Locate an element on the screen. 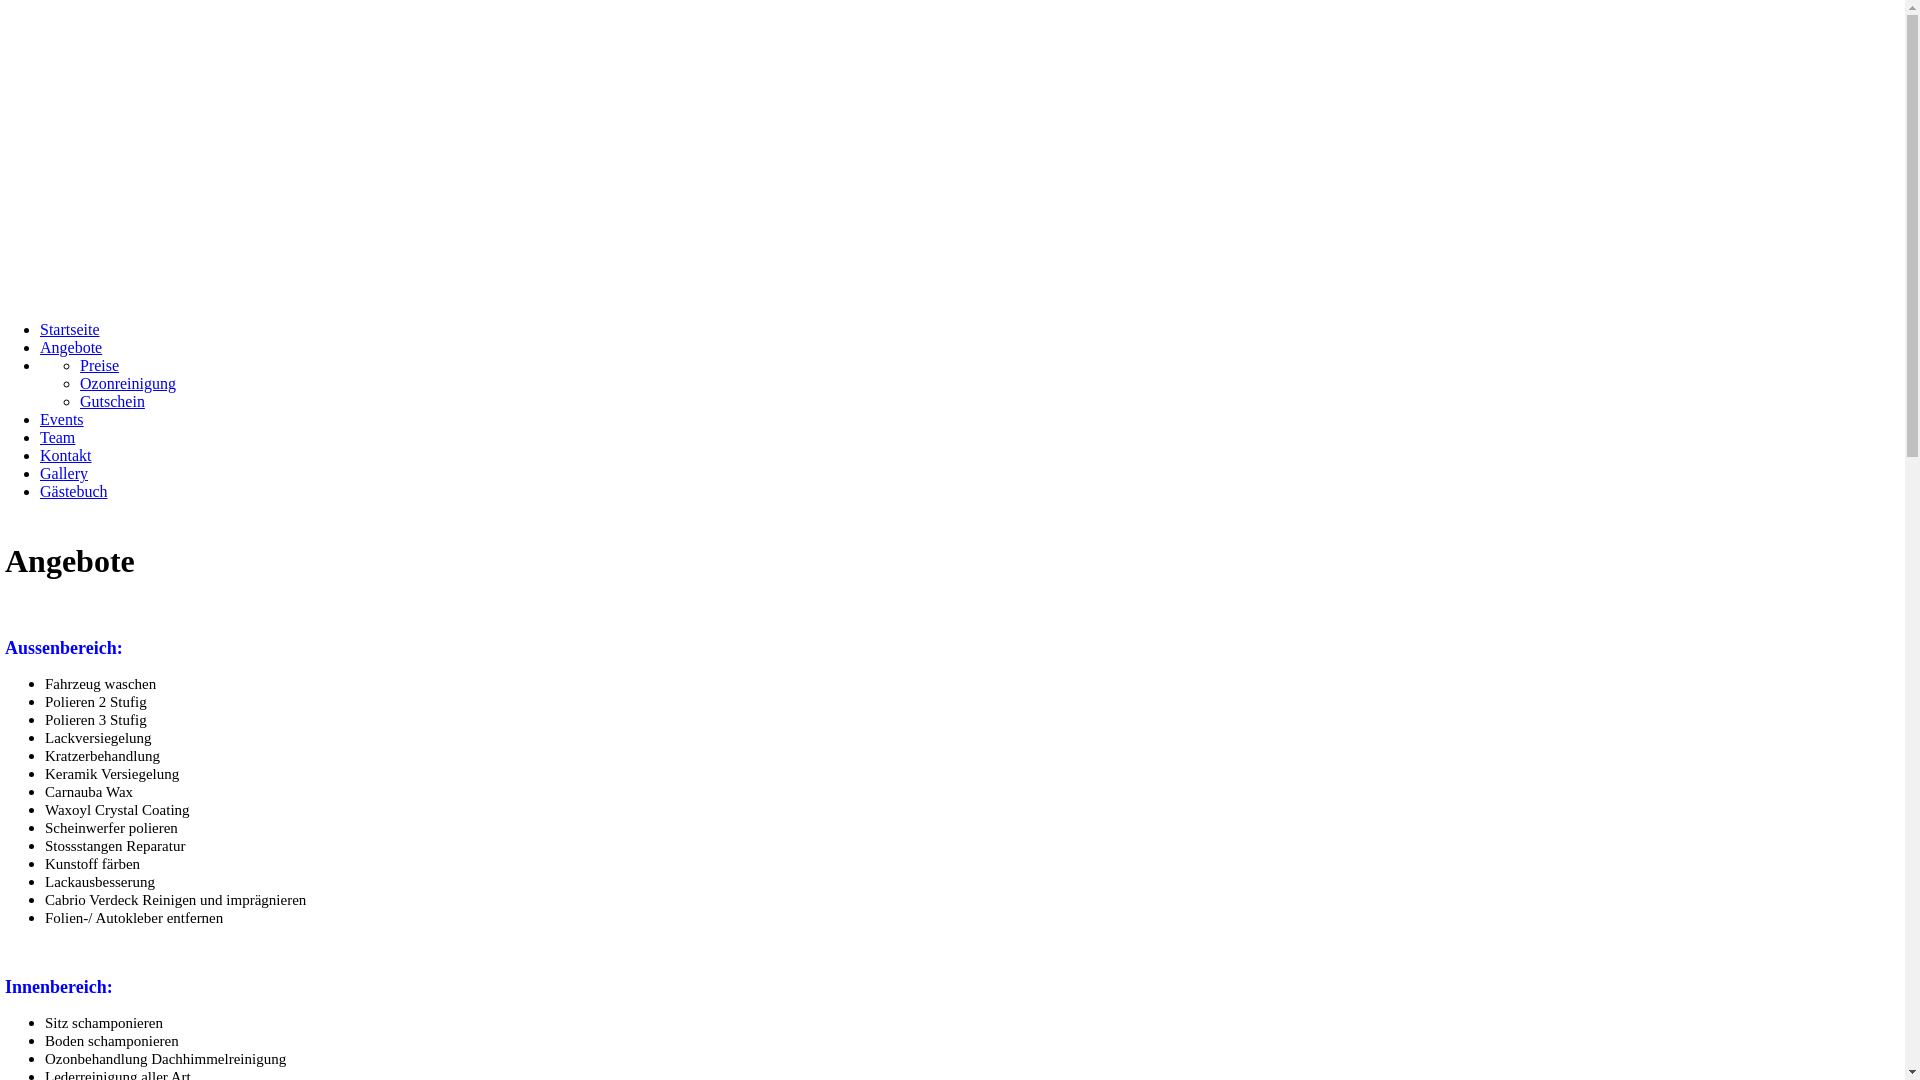 Image resolution: width=1920 pixels, height=1080 pixels. 'Gutschein' is located at coordinates (111, 401).